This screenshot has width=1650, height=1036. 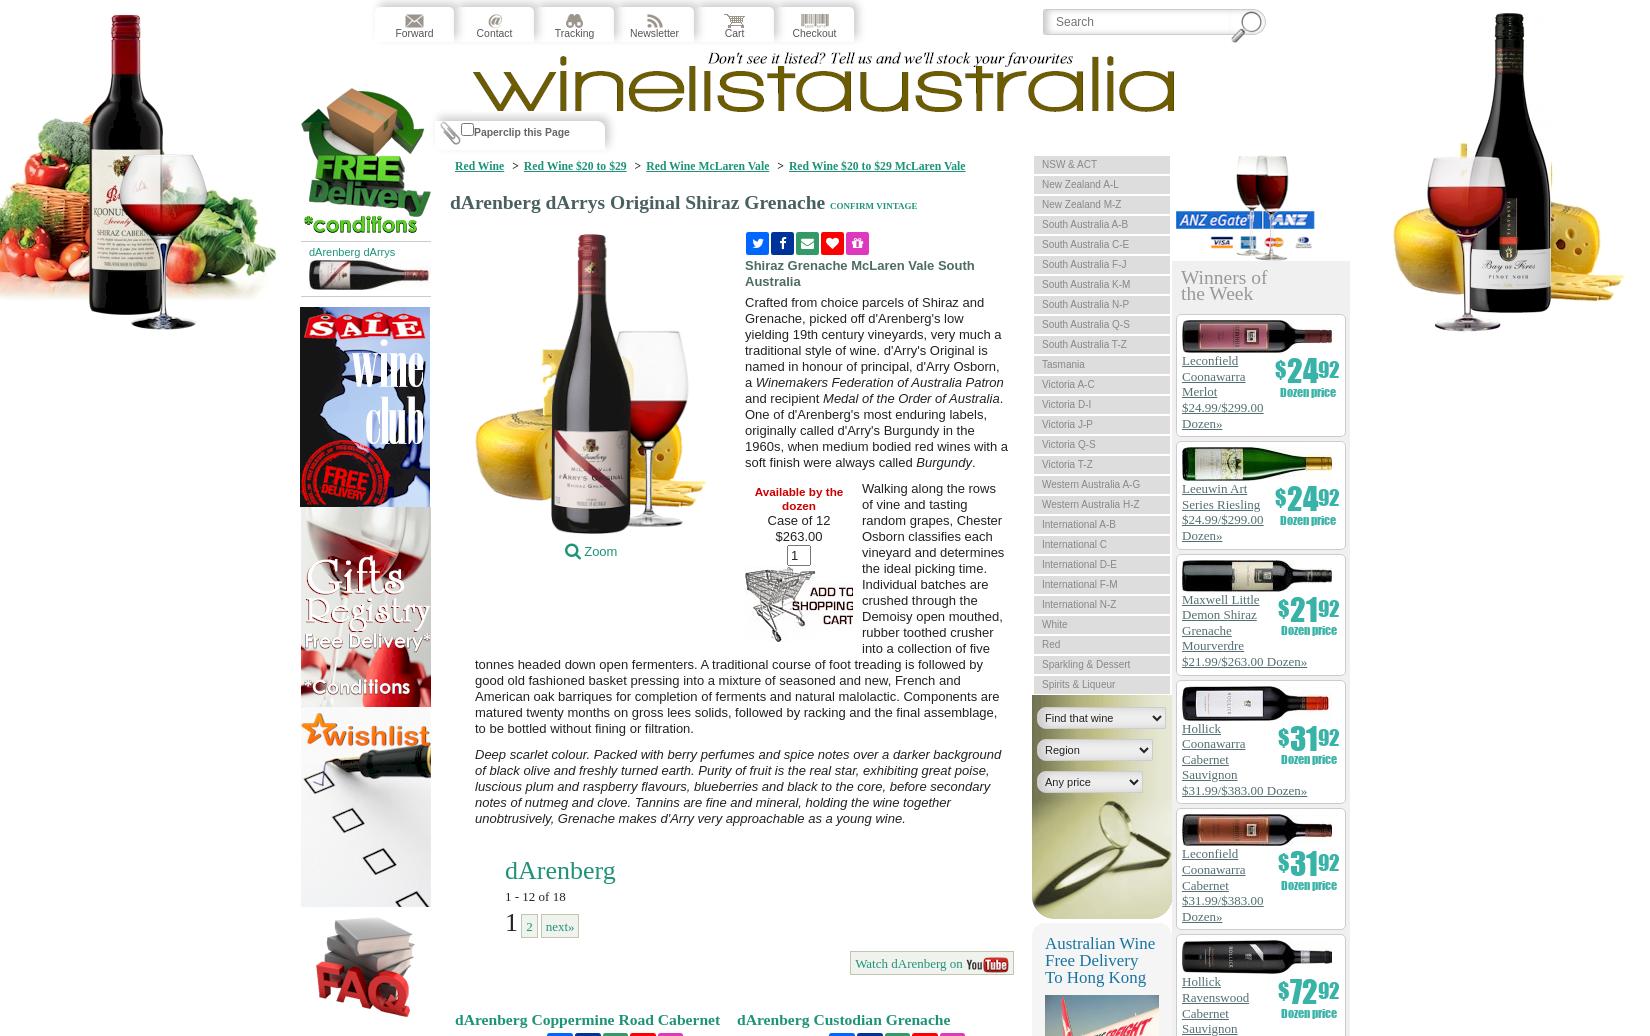 What do you see at coordinates (586, 1019) in the screenshot?
I see `'dArenberg Coppermine Road Cabernet'` at bounding box center [586, 1019].